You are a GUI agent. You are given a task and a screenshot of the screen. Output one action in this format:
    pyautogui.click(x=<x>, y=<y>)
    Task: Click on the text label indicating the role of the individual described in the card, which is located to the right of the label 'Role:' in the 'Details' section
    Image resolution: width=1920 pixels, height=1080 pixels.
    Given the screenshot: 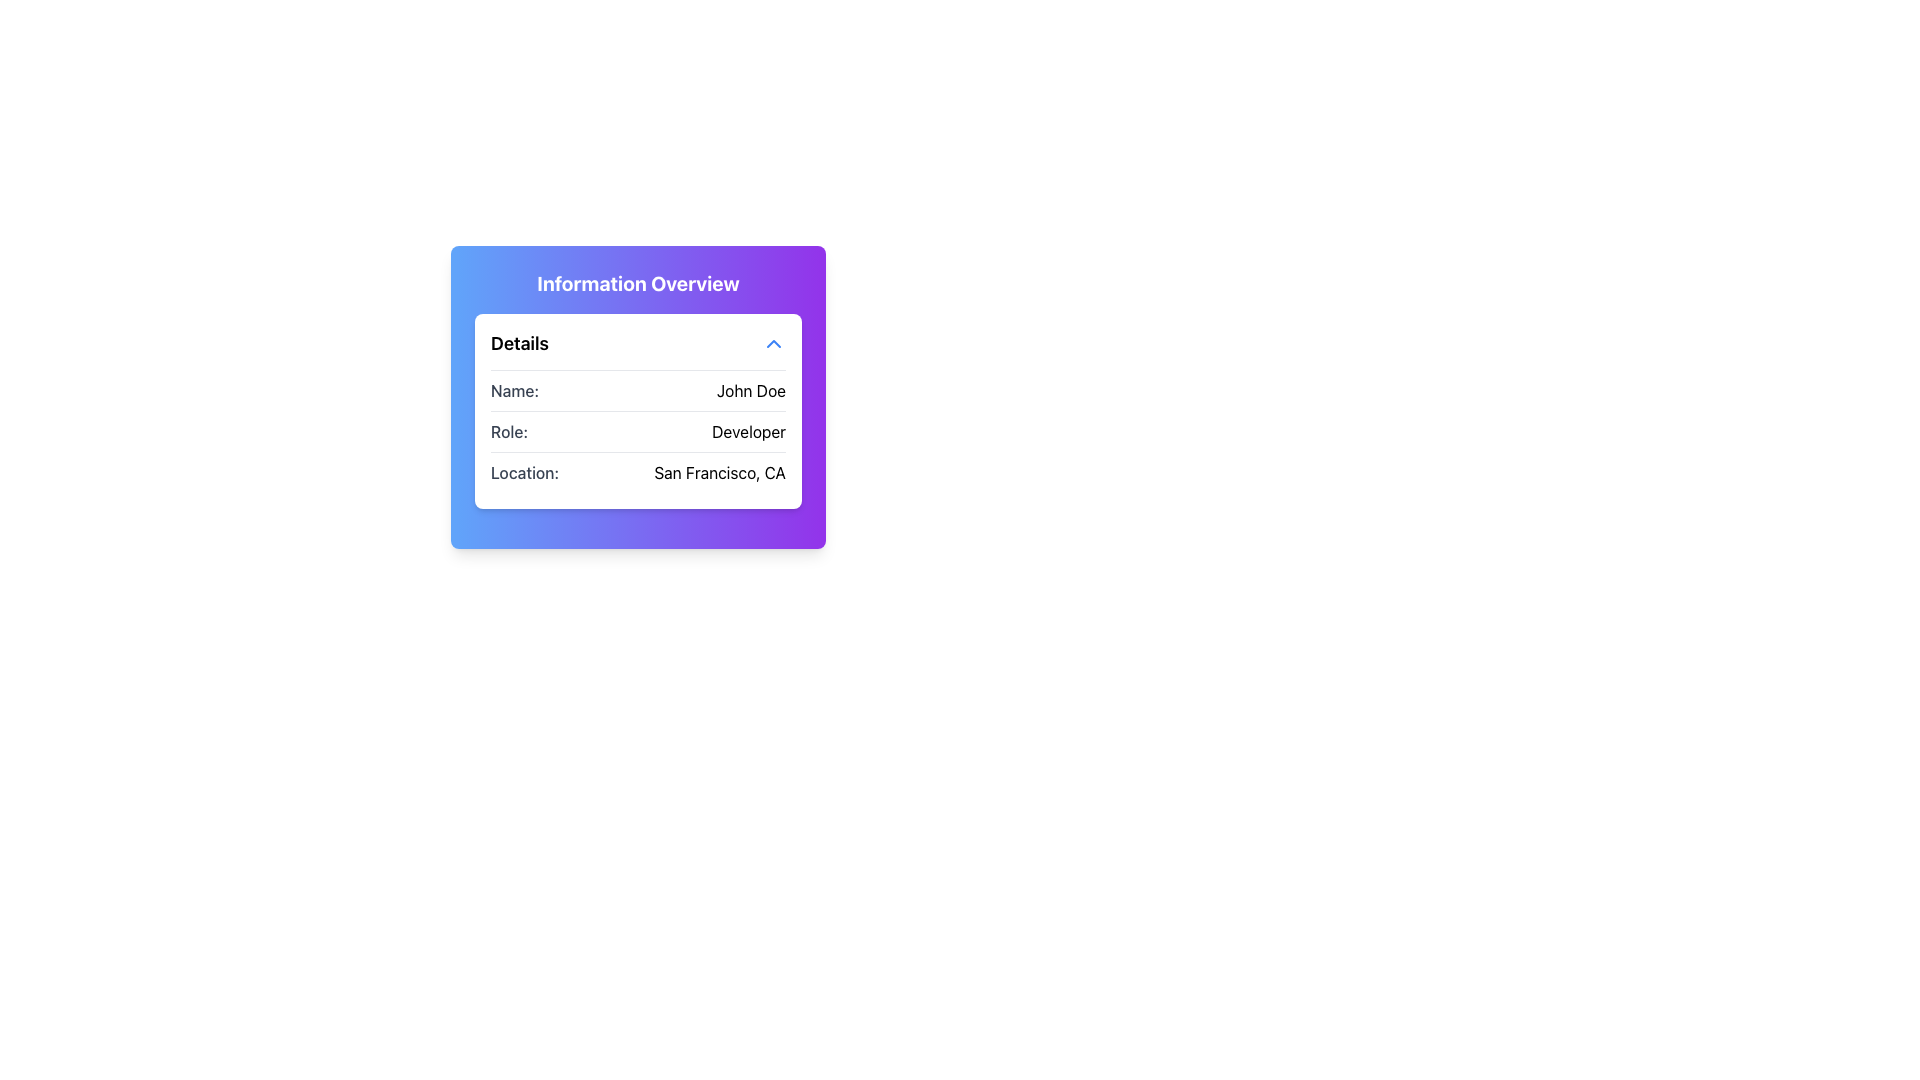 What is the action you would take?
    pyautogui.click(x=748, y=431)
    